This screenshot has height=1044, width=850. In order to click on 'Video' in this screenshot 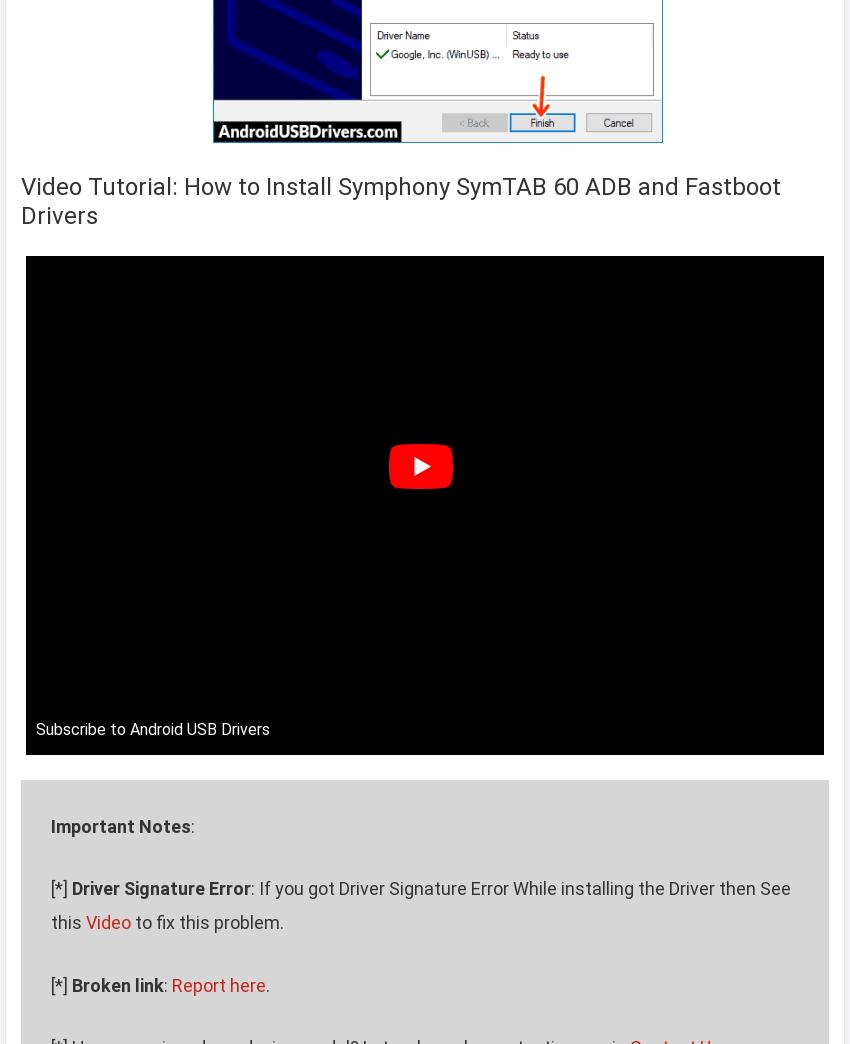, I will do `click(107, 921)`.